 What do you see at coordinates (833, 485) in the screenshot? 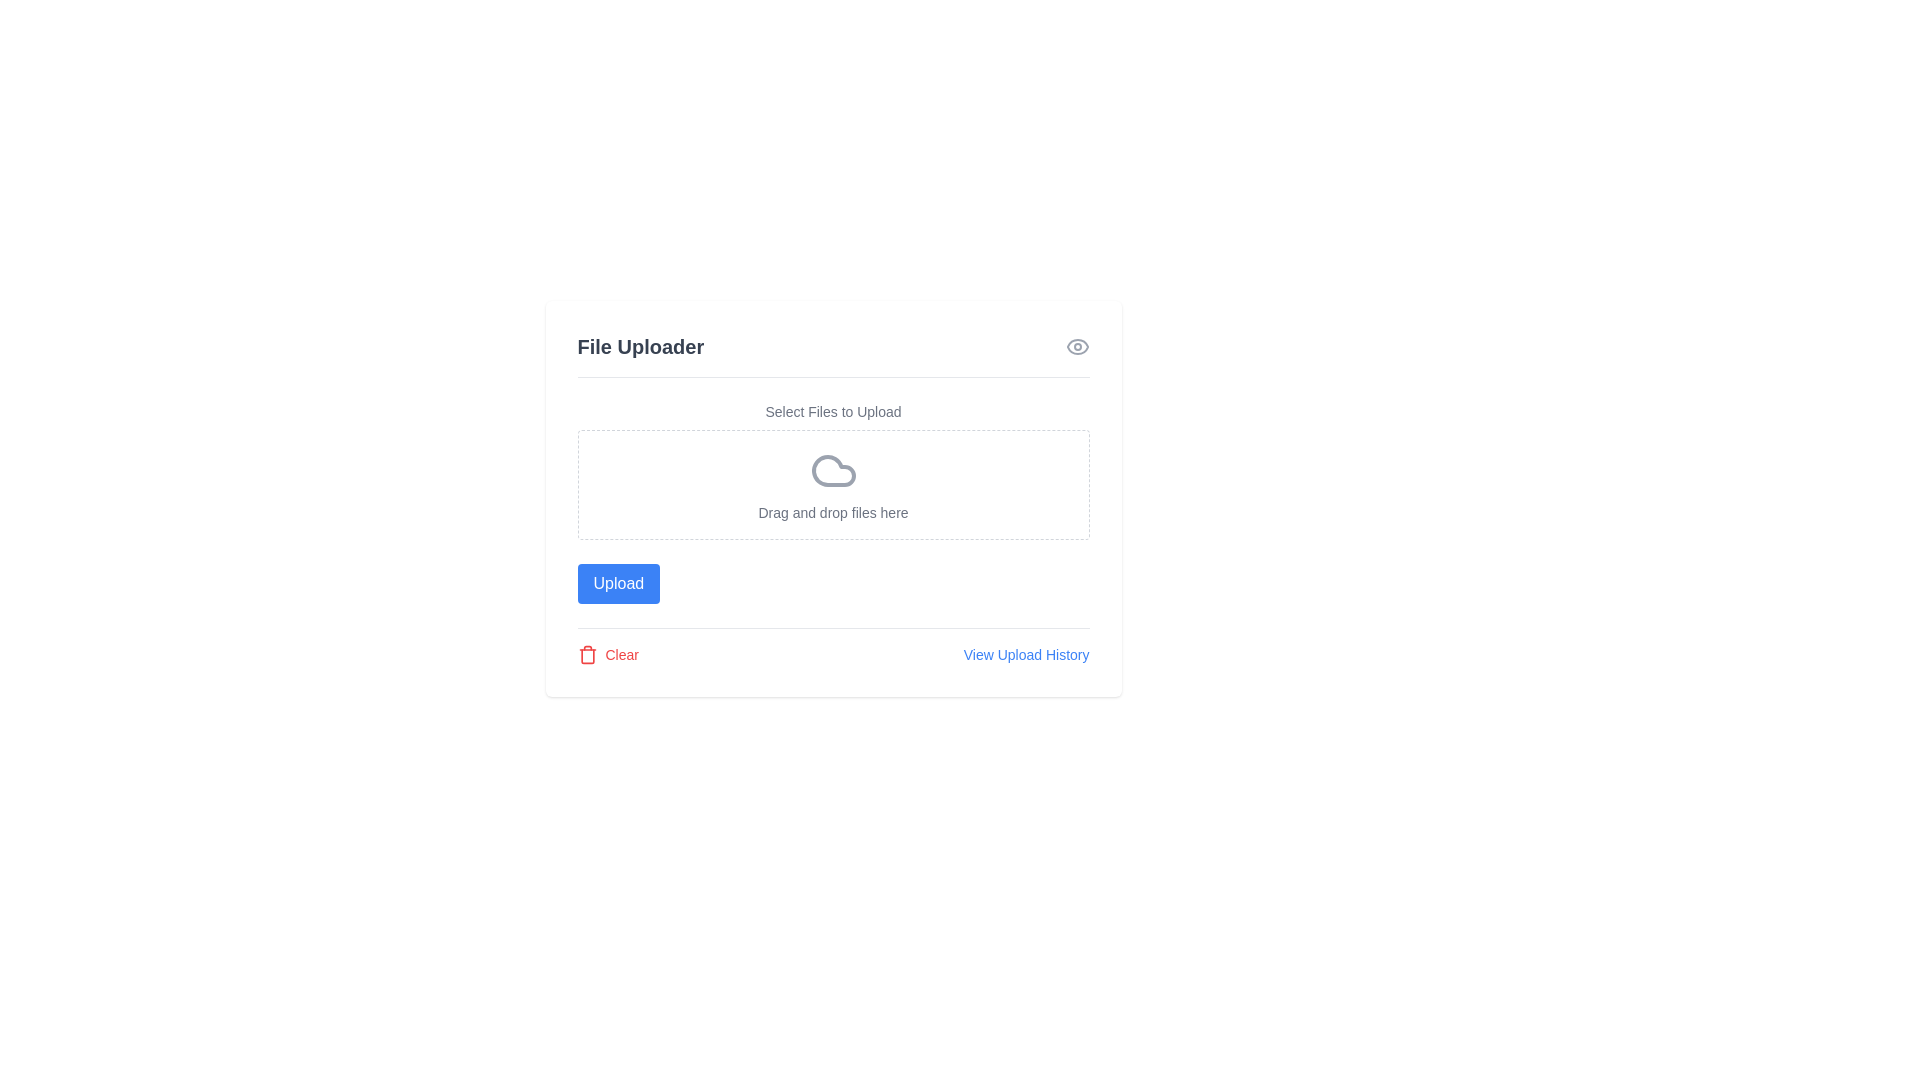
I see `the Drag-and-drop area with a dashed border and rounded corners, labeled 'Drag and drop files here'` at bounding box center [833, 485].